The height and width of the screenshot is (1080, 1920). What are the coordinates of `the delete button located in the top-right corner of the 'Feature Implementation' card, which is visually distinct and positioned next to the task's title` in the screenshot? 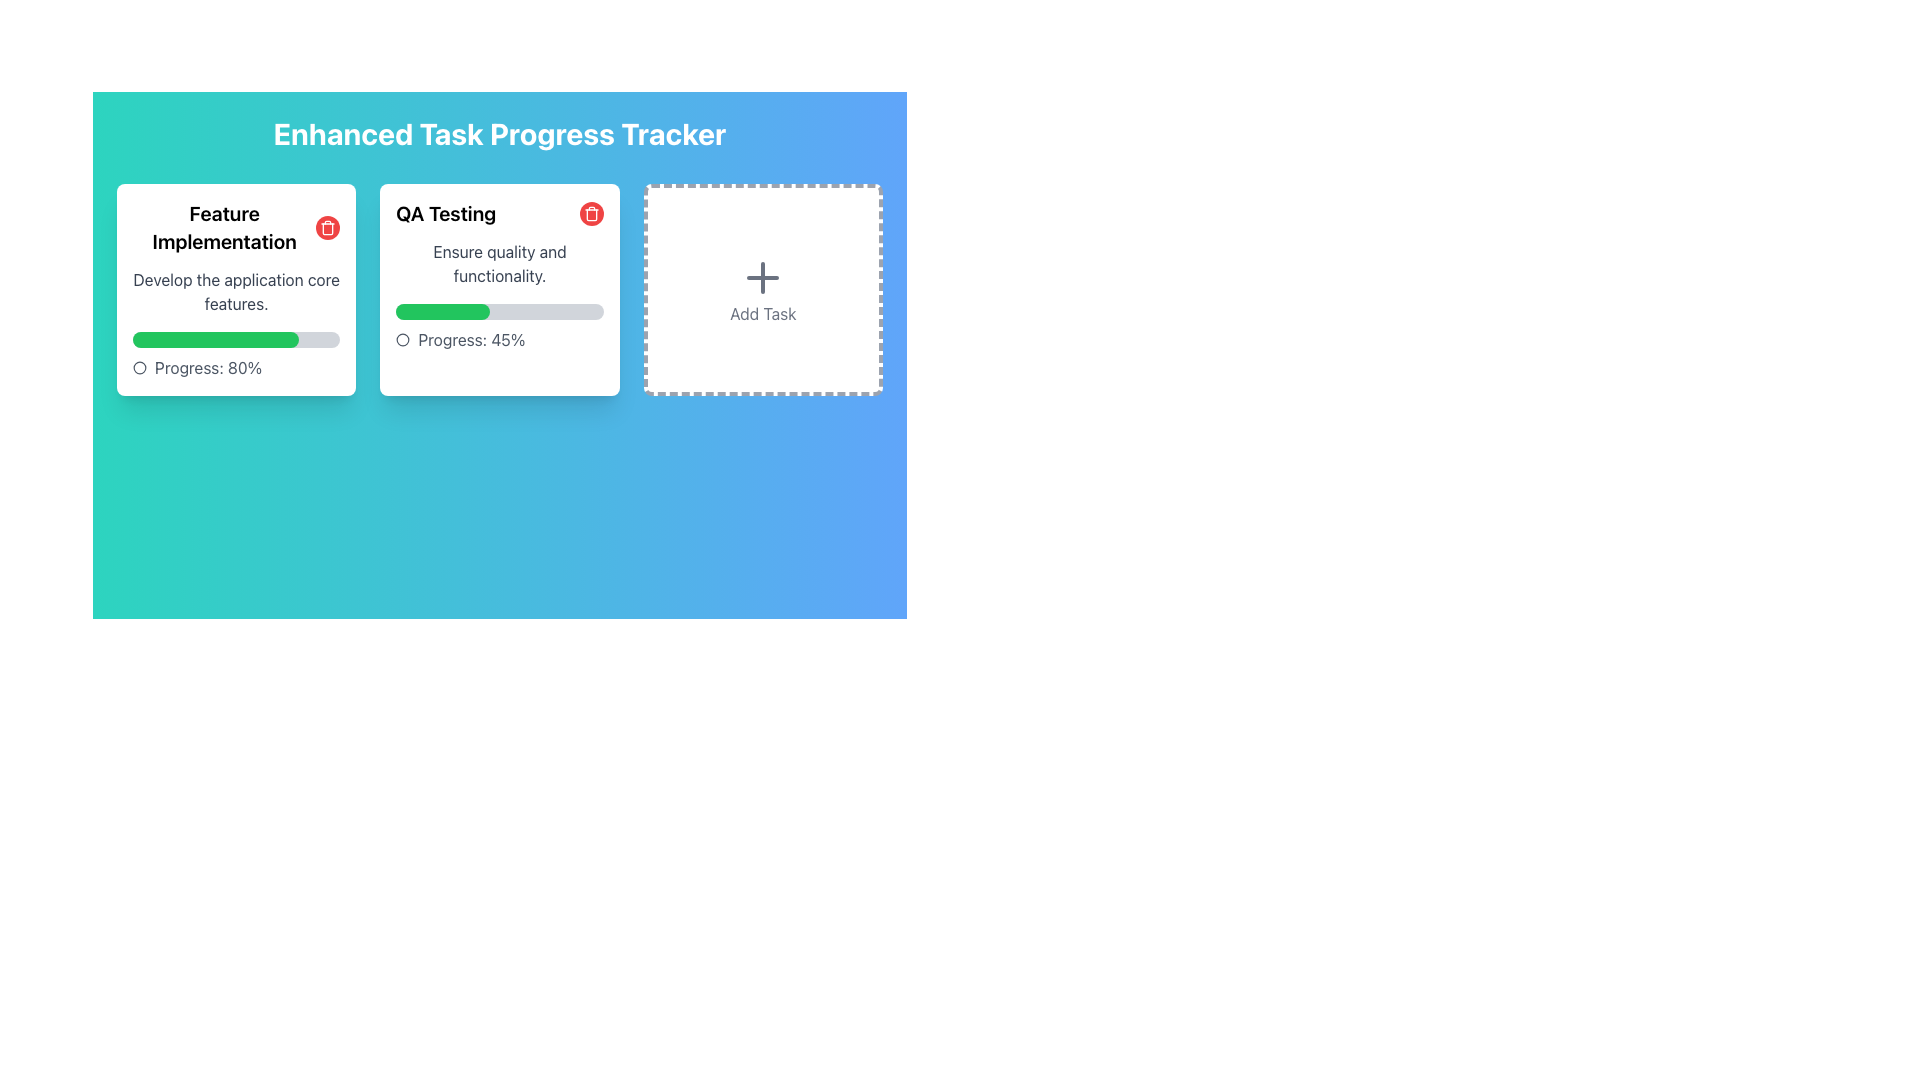 It's located at (328, 226).